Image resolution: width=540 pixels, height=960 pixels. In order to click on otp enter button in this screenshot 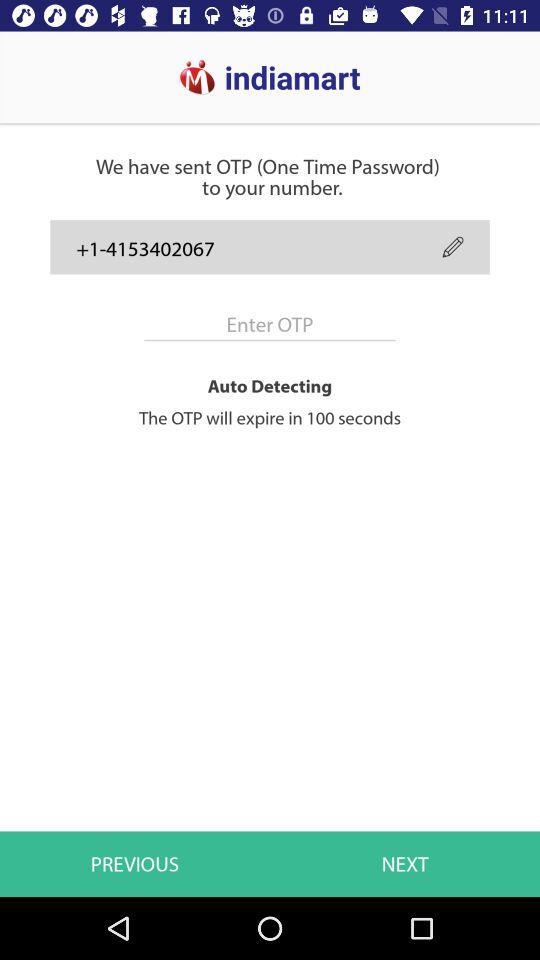, I will do `click(270, 324)`.